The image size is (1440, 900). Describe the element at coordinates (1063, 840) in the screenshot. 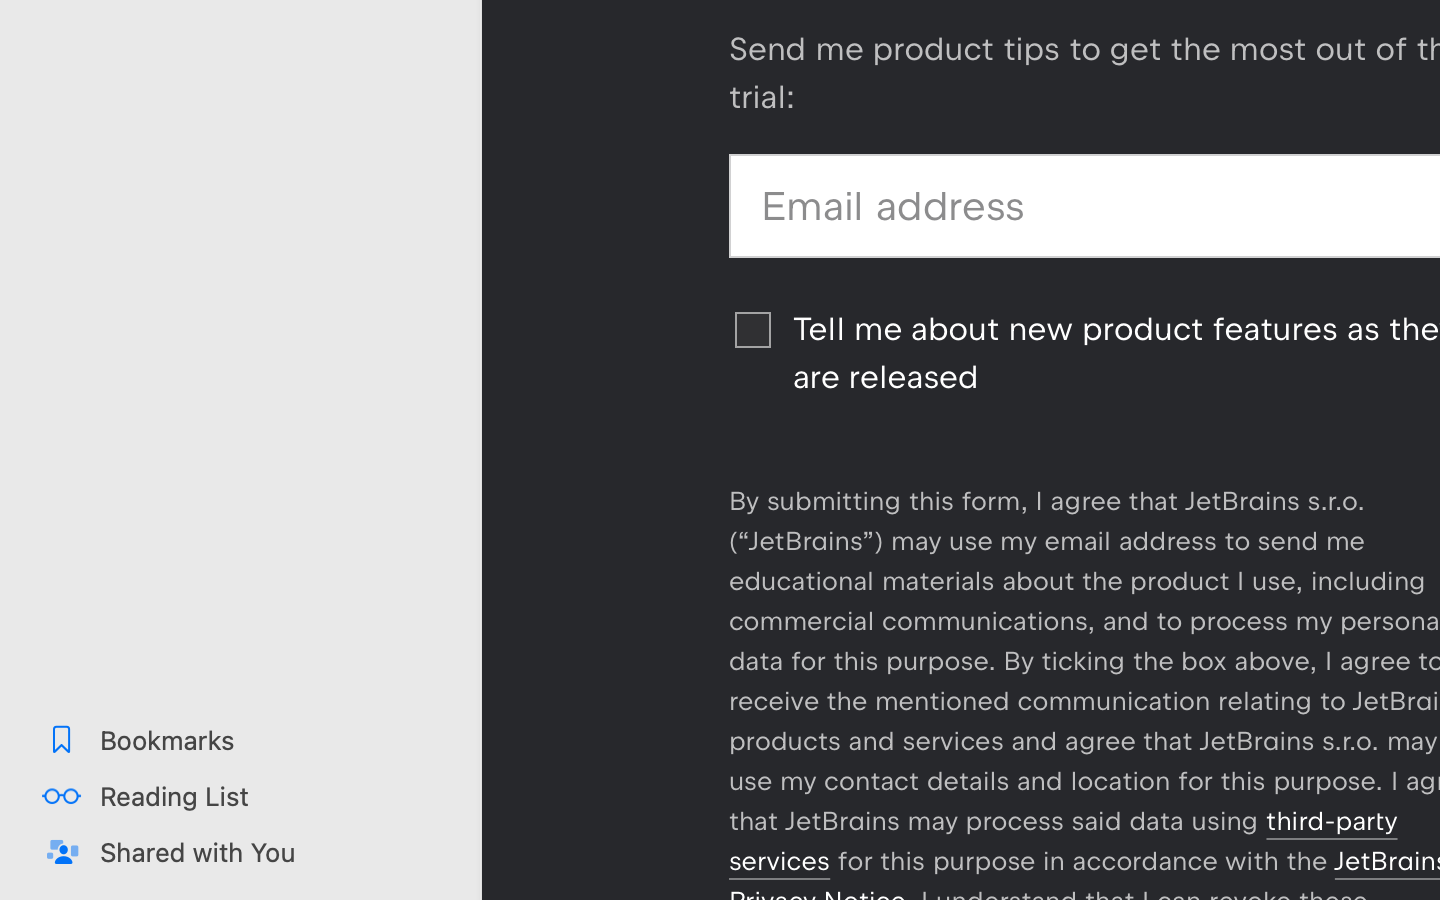

I see `'third-party services'` at that location.